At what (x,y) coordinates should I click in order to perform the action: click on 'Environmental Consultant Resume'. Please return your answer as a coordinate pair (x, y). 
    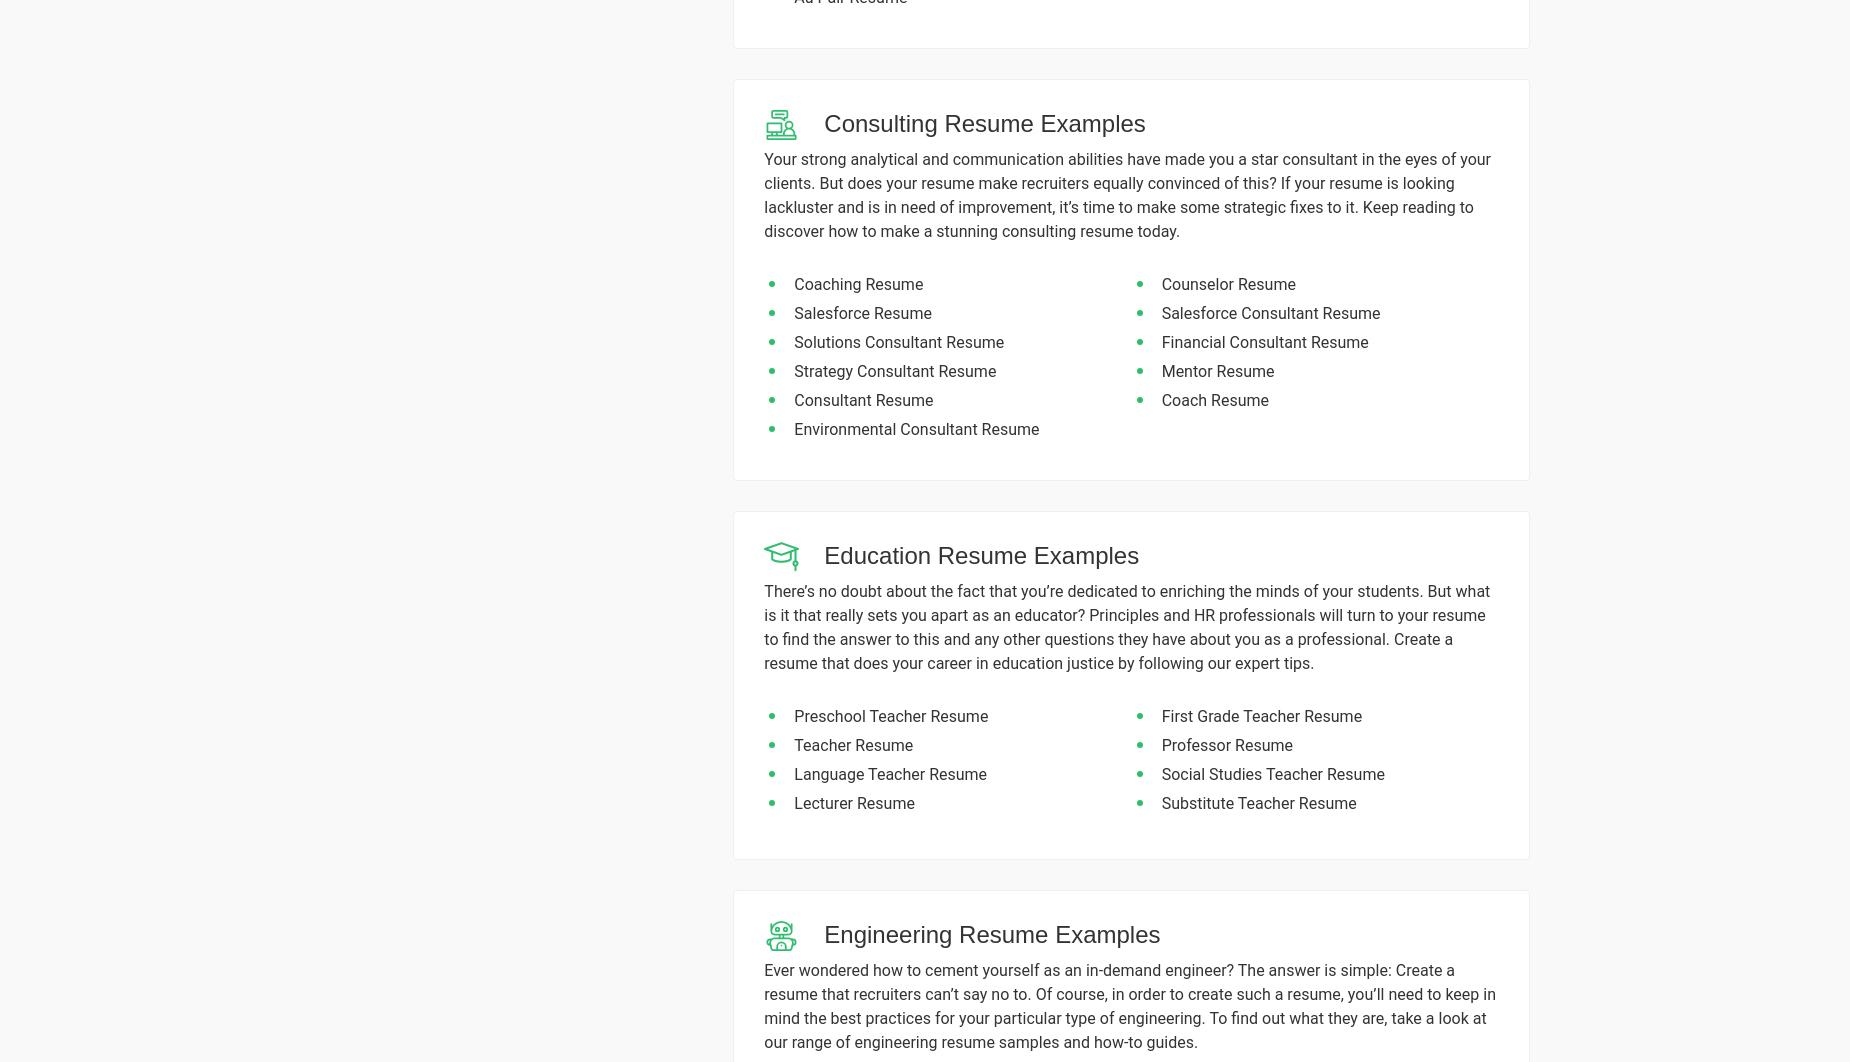
    Looking at the image, I should click on (916, 428).